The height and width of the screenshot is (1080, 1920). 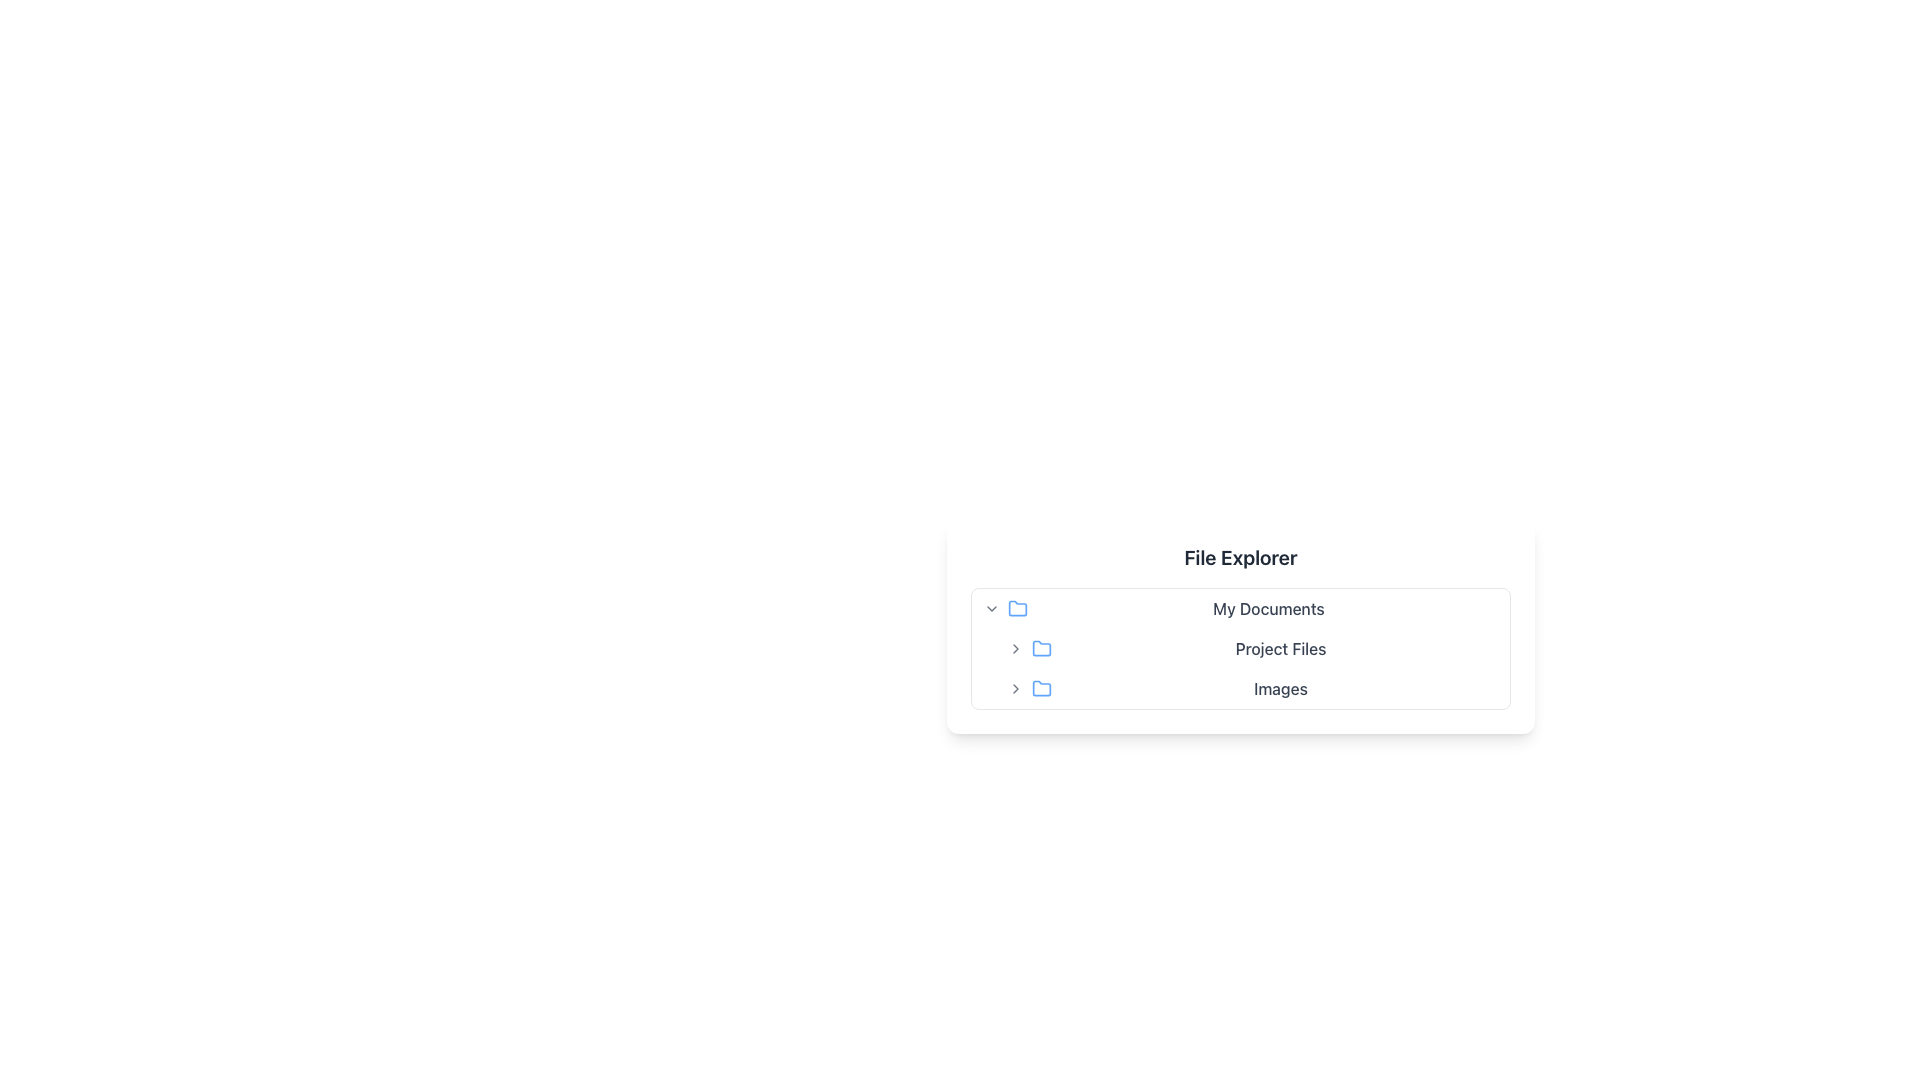 What do you see at coordinates (1240, 648) in the screenshot?
I see `the 'Project Files' folder element in the file explorer` at bounding box center [1240, 648].